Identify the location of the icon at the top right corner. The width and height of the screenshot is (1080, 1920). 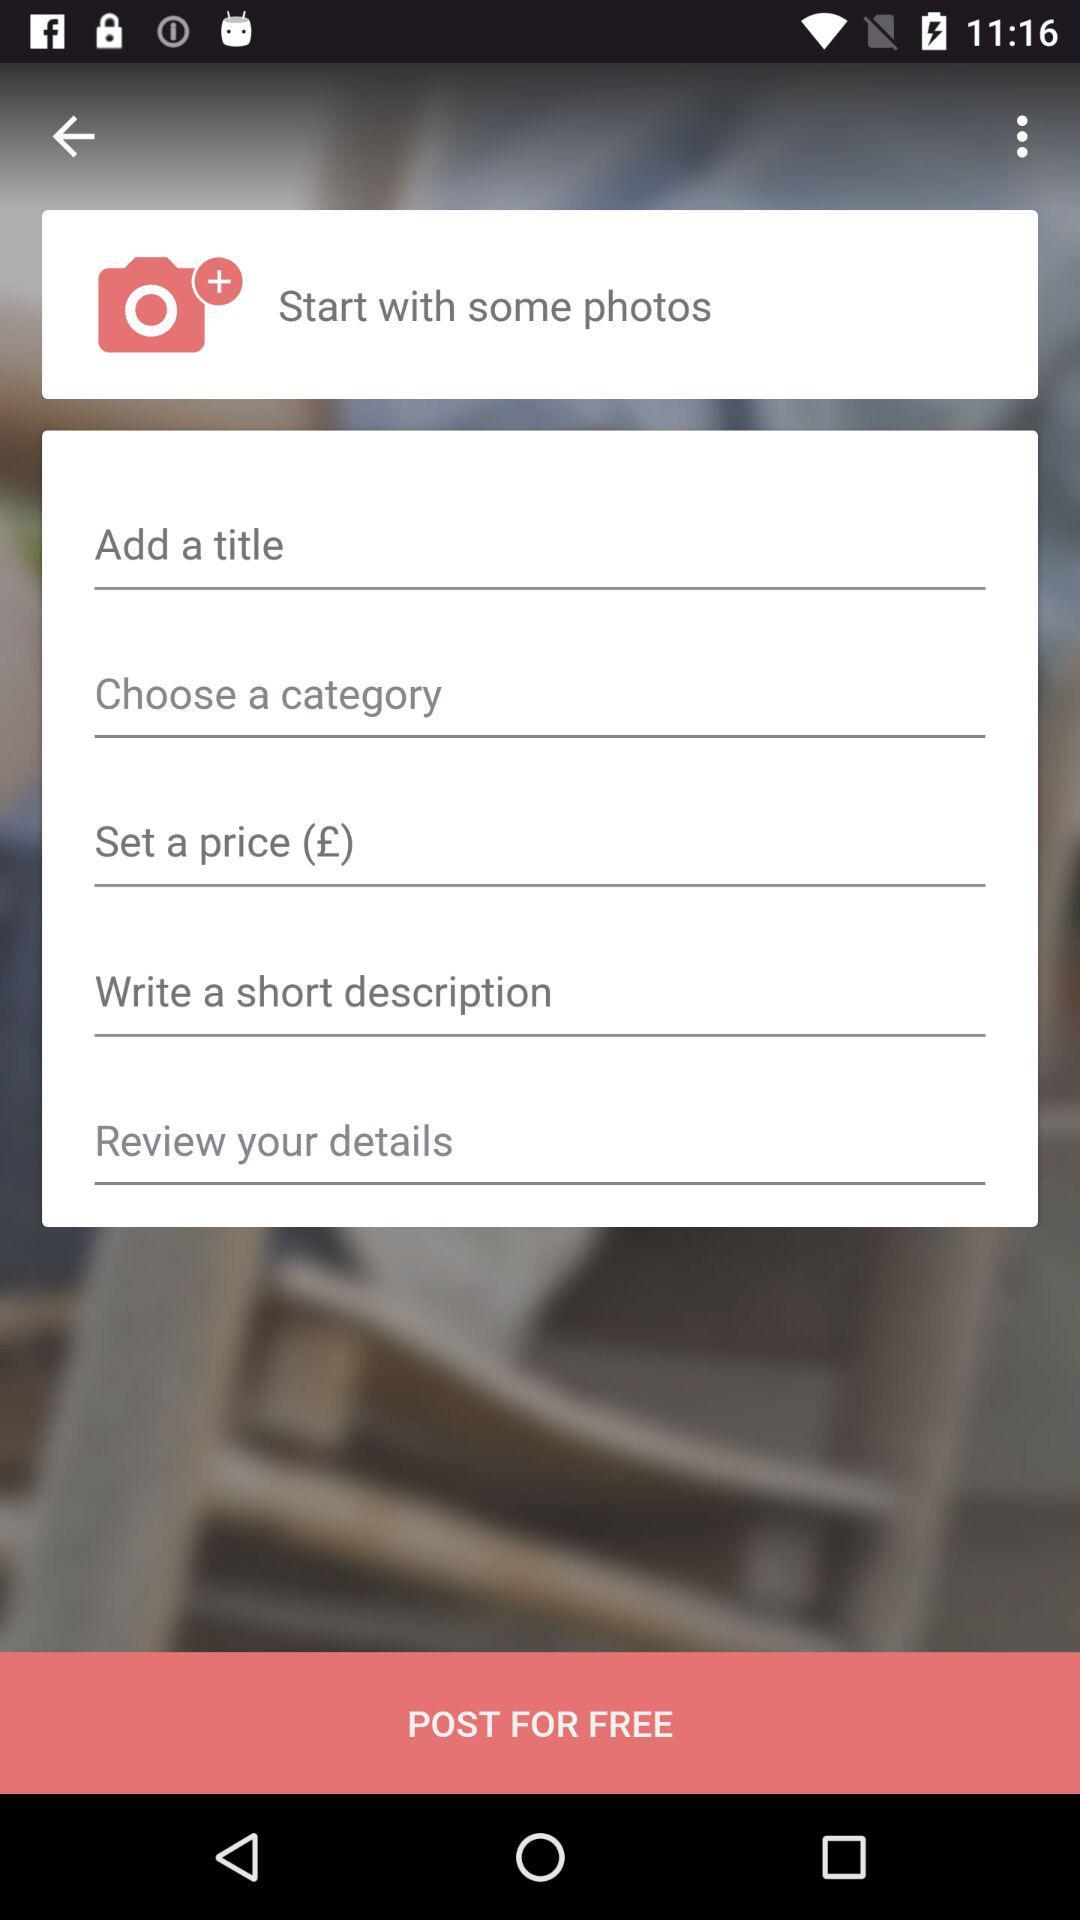
(1027, 135).